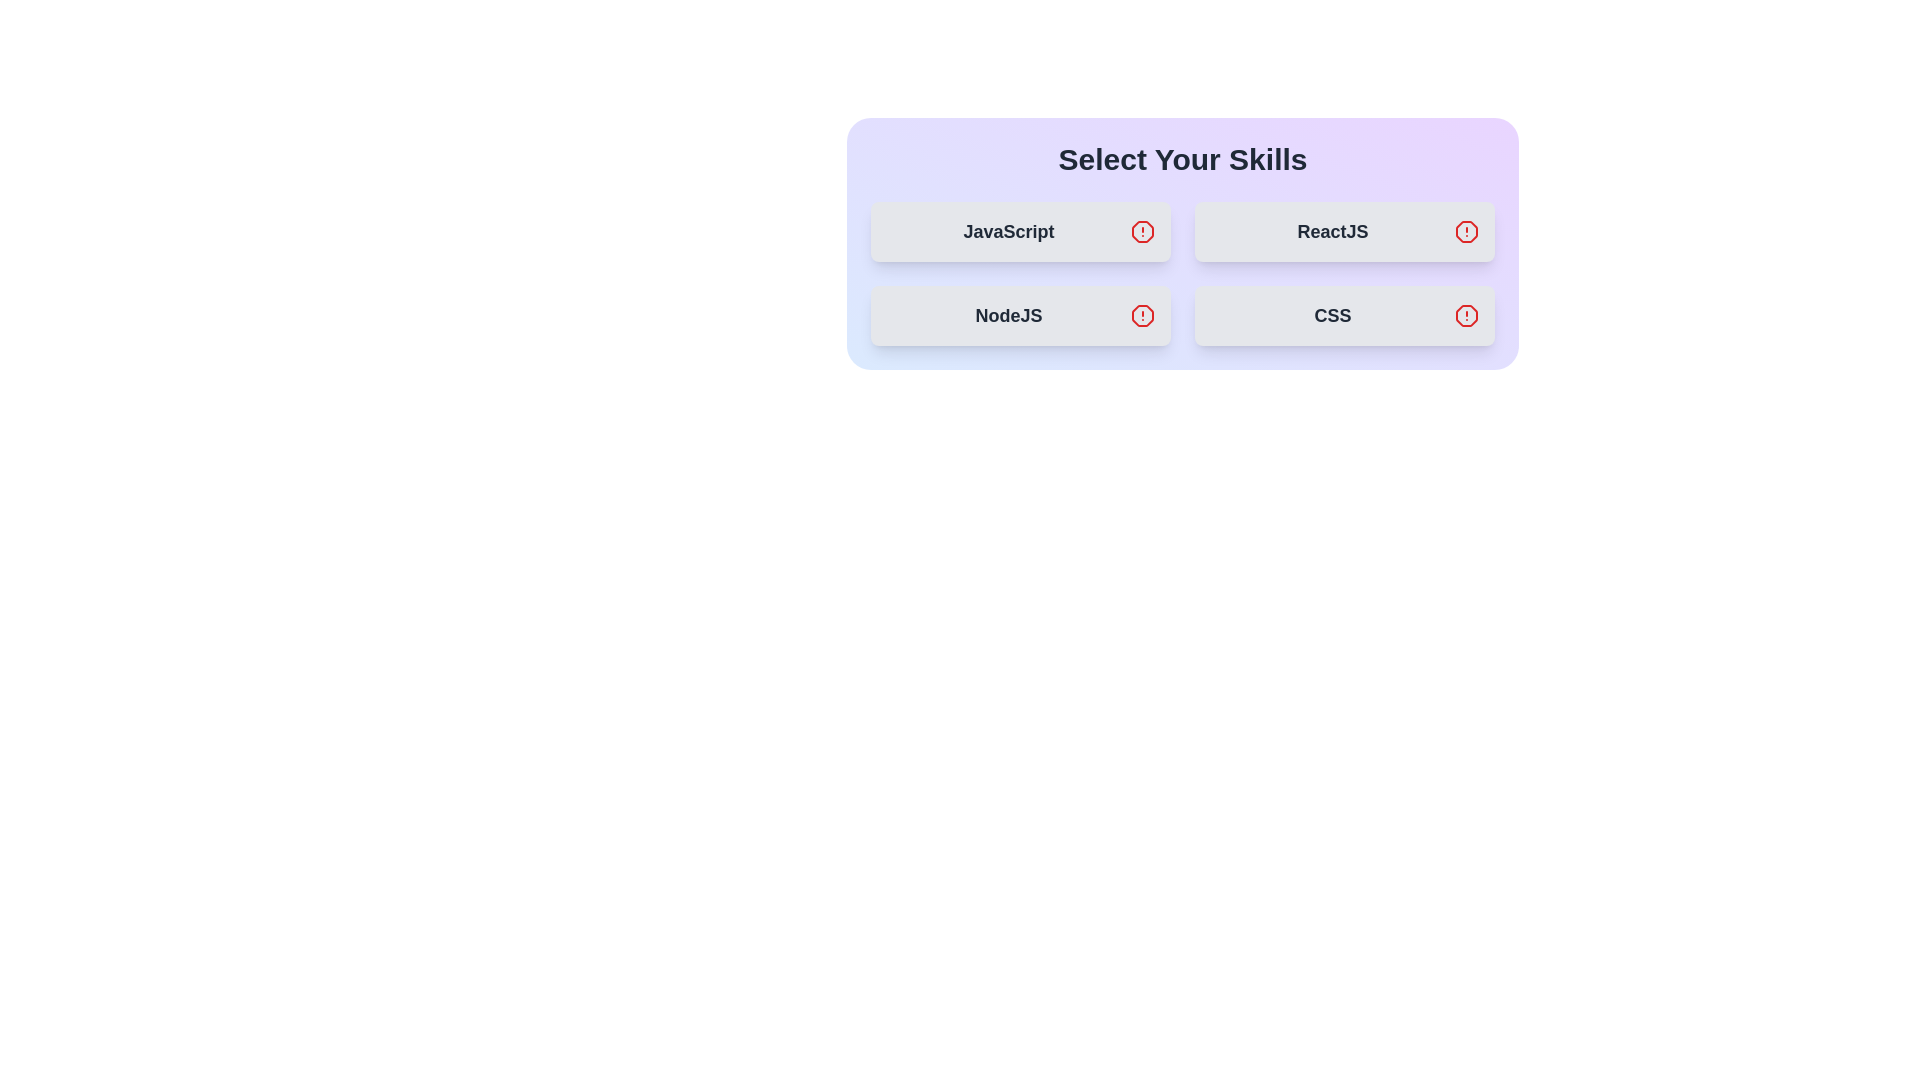  I want to click on the heading text 'Select Your Skills' by clicking on it, so click(1182, 158).